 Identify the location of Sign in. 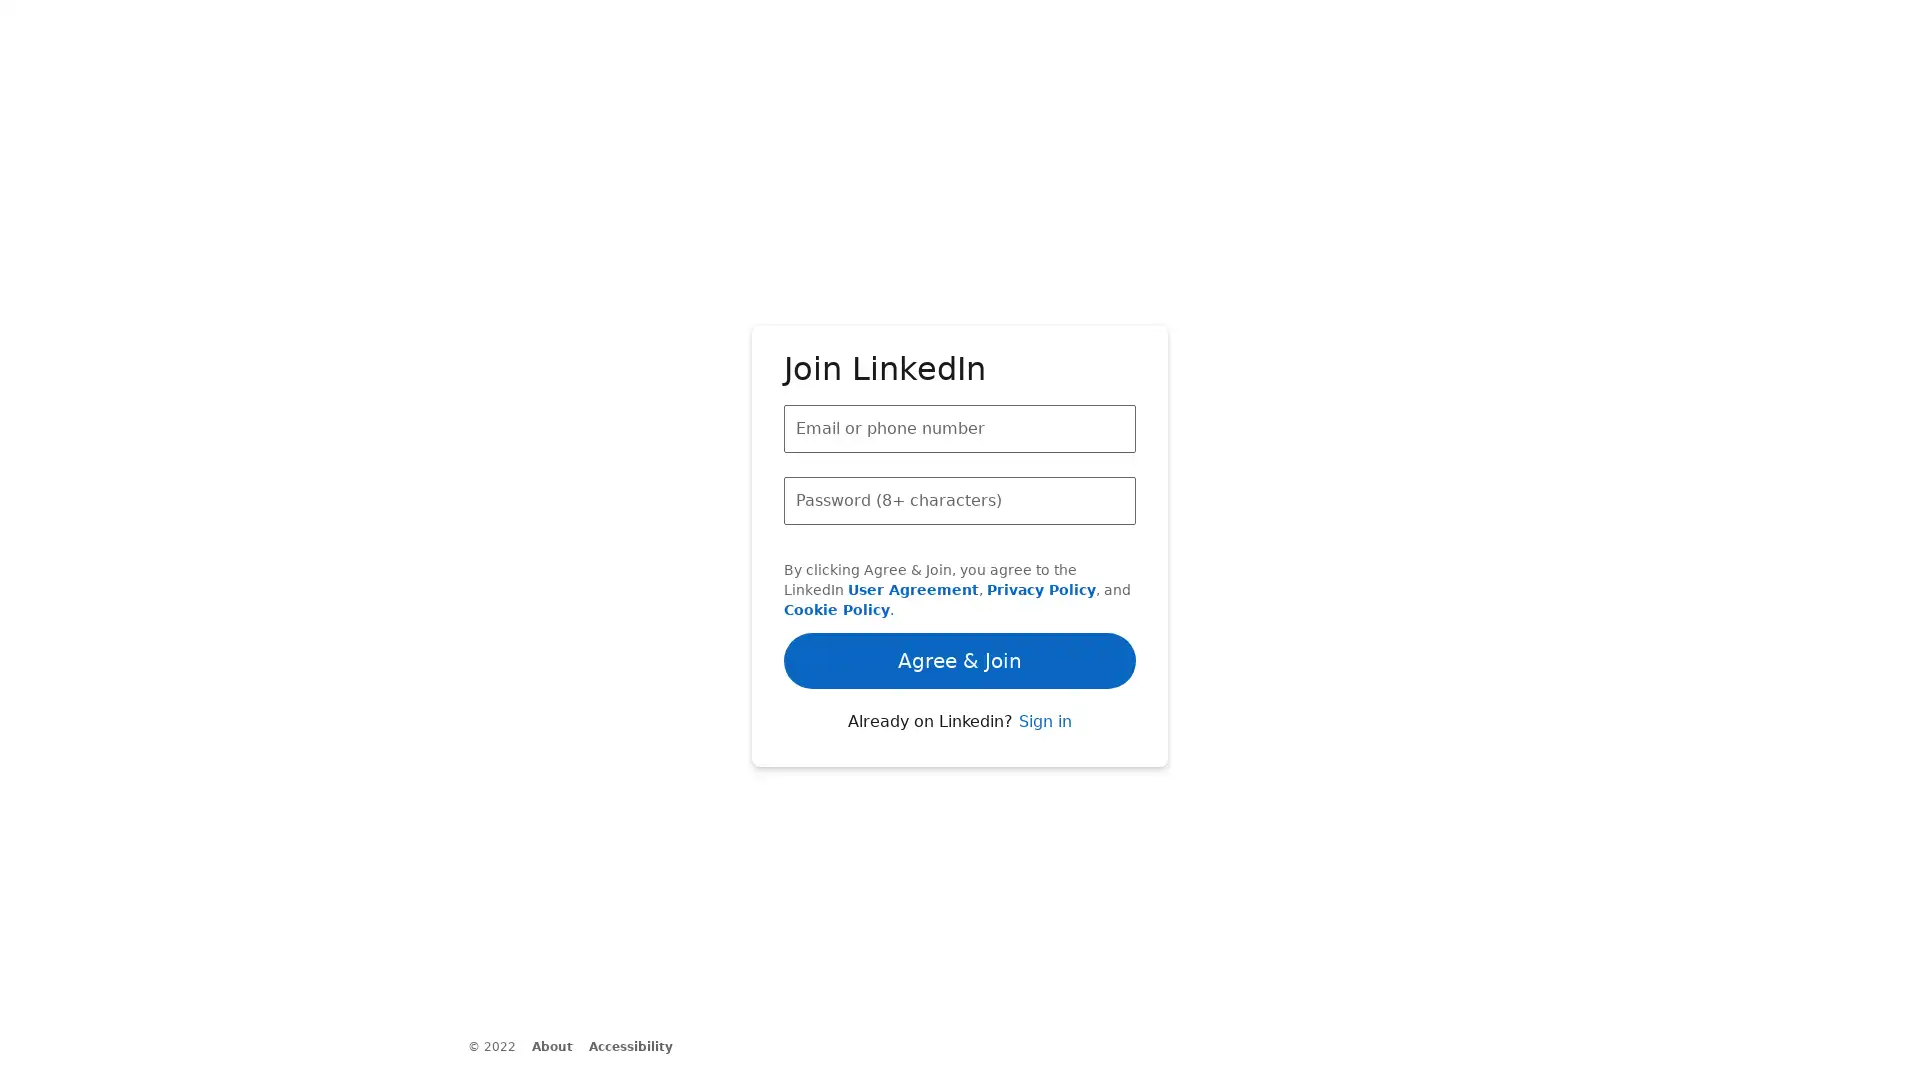
(1043, 766).